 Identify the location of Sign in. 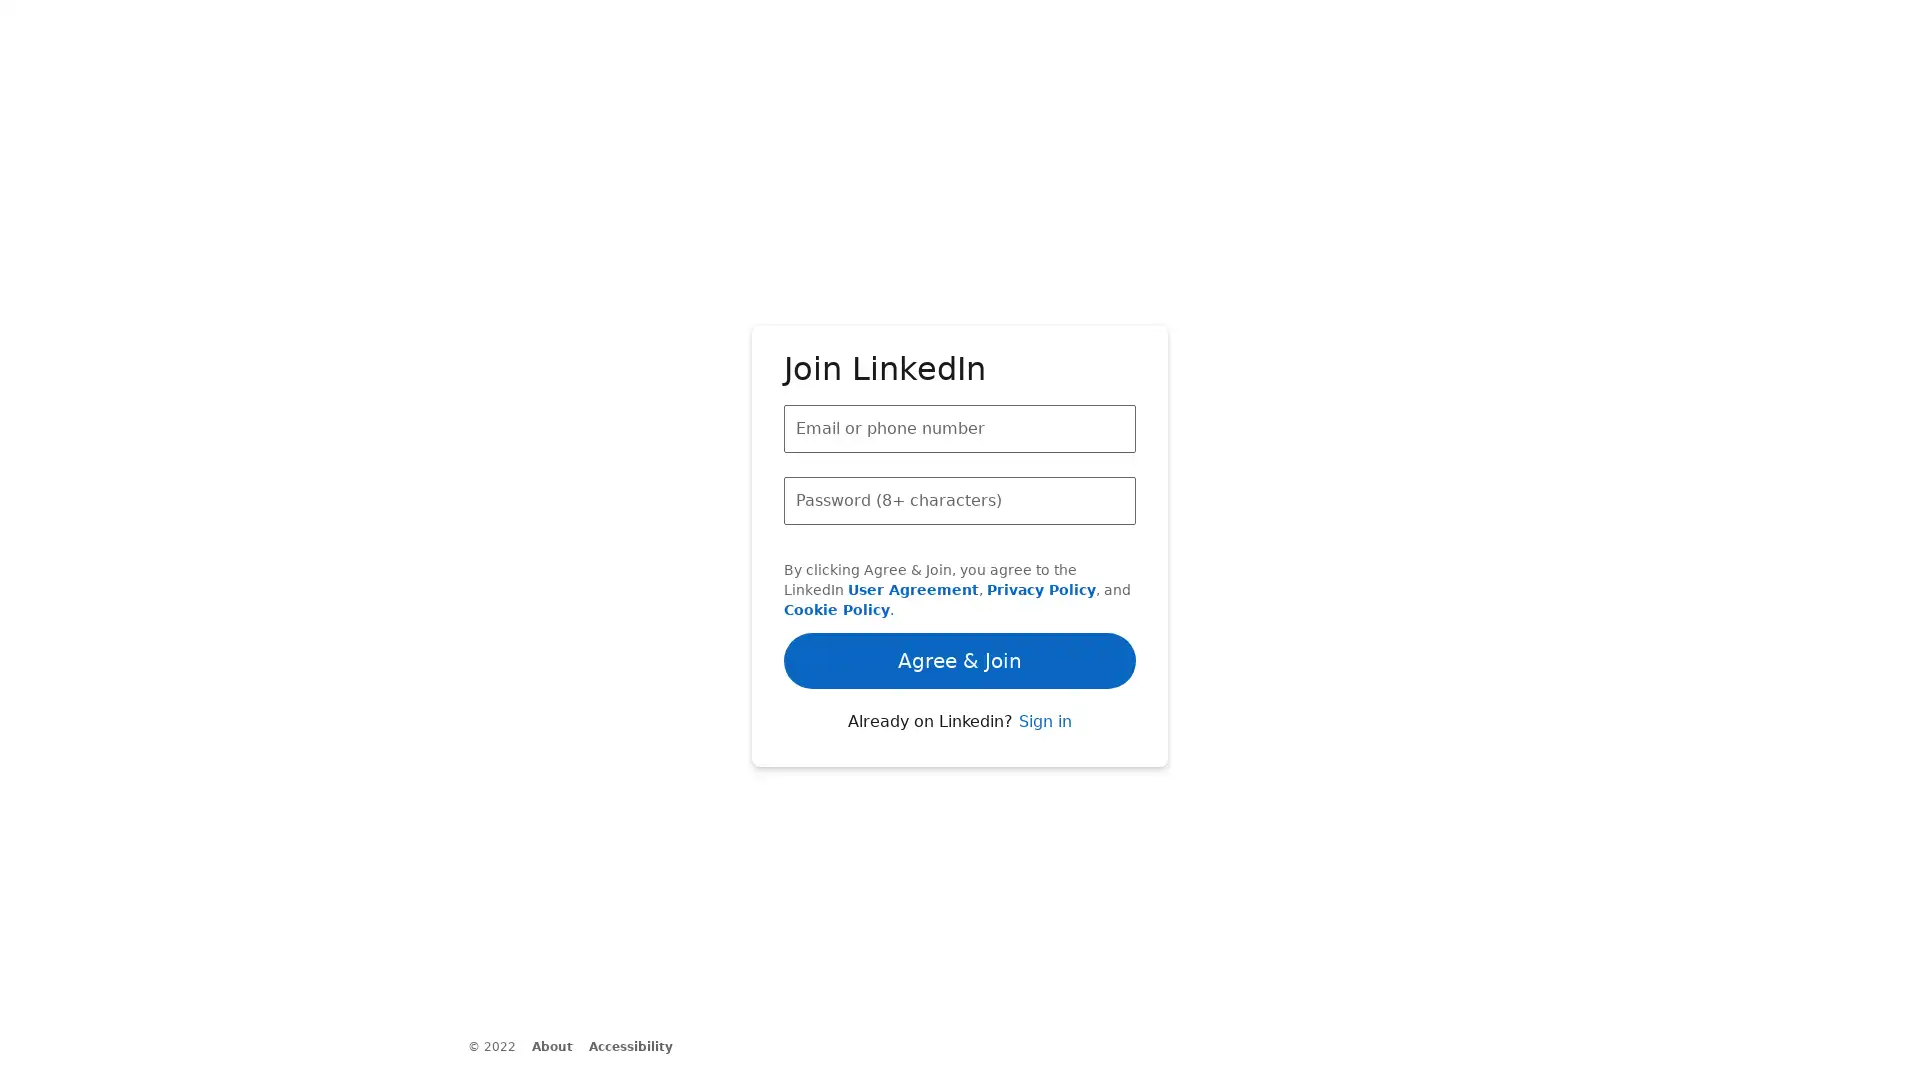
(1043, 766).